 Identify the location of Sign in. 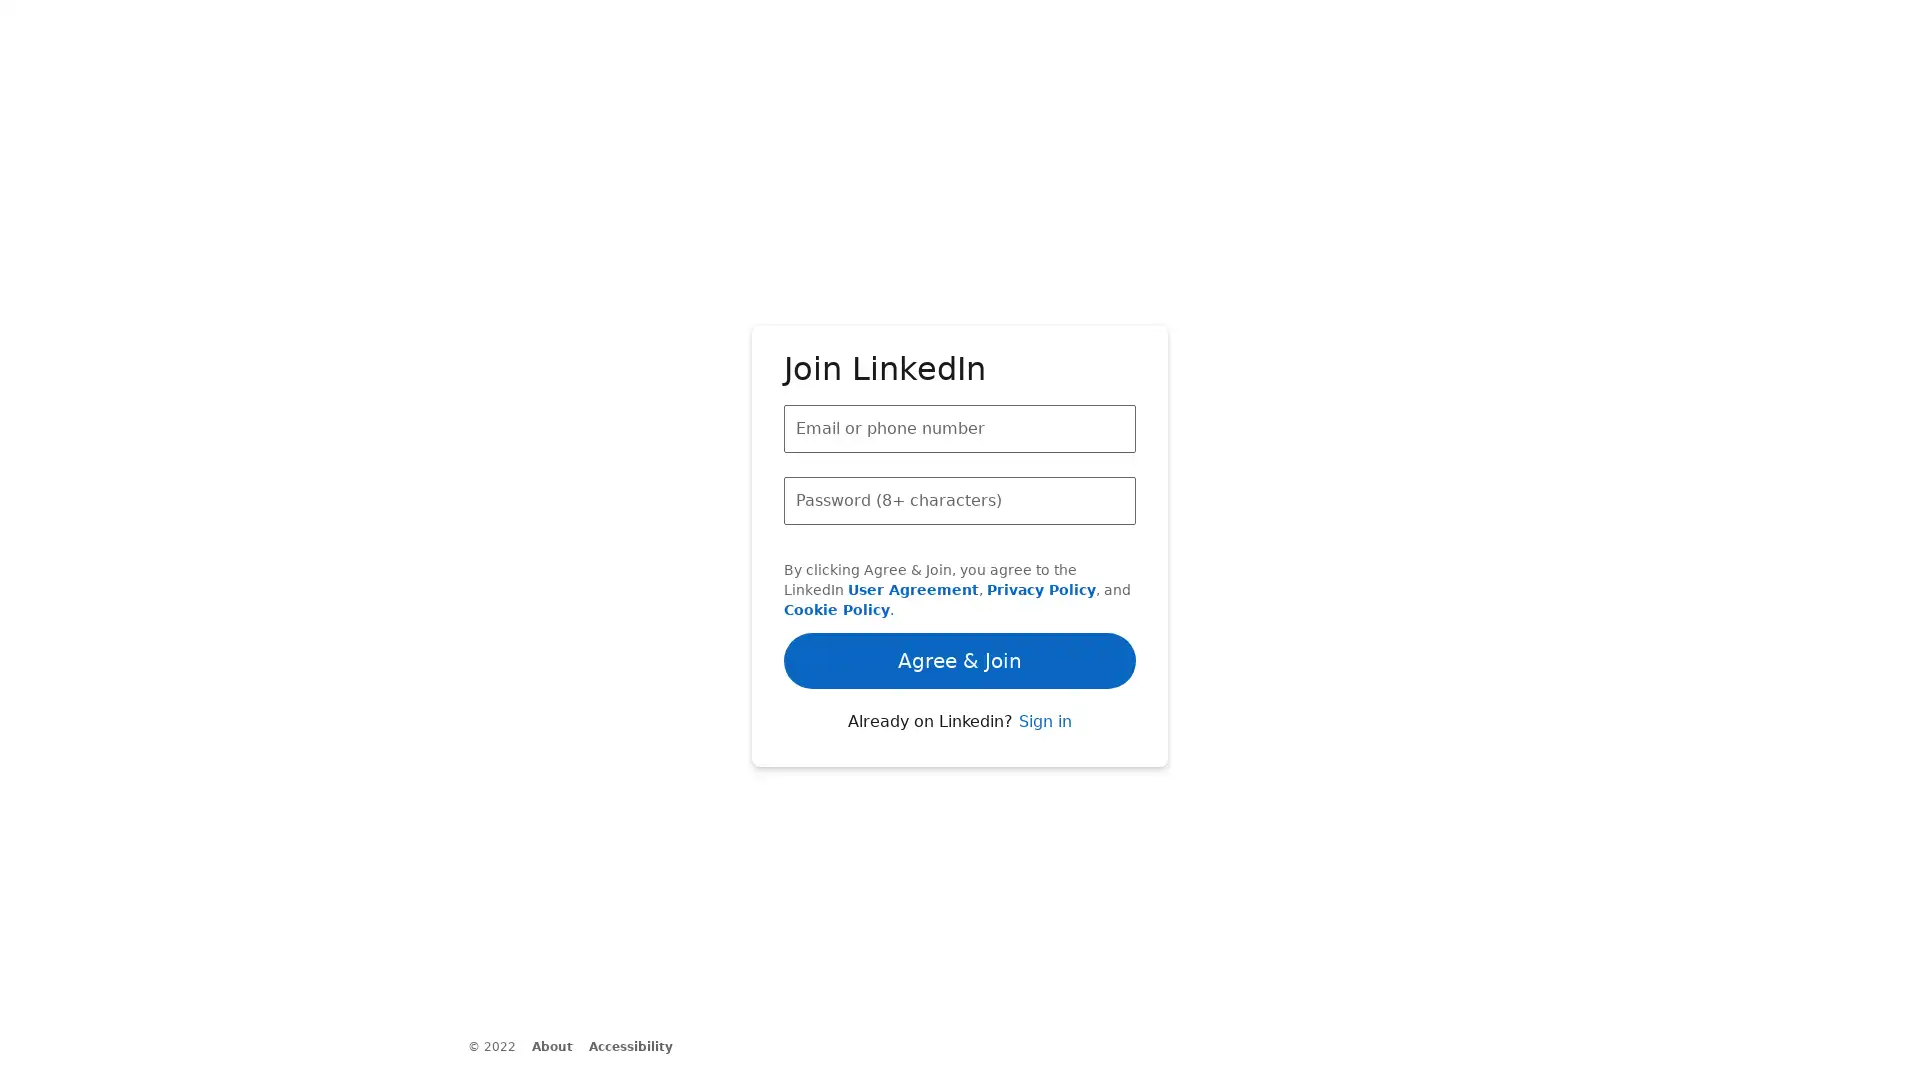
(1043, 766).